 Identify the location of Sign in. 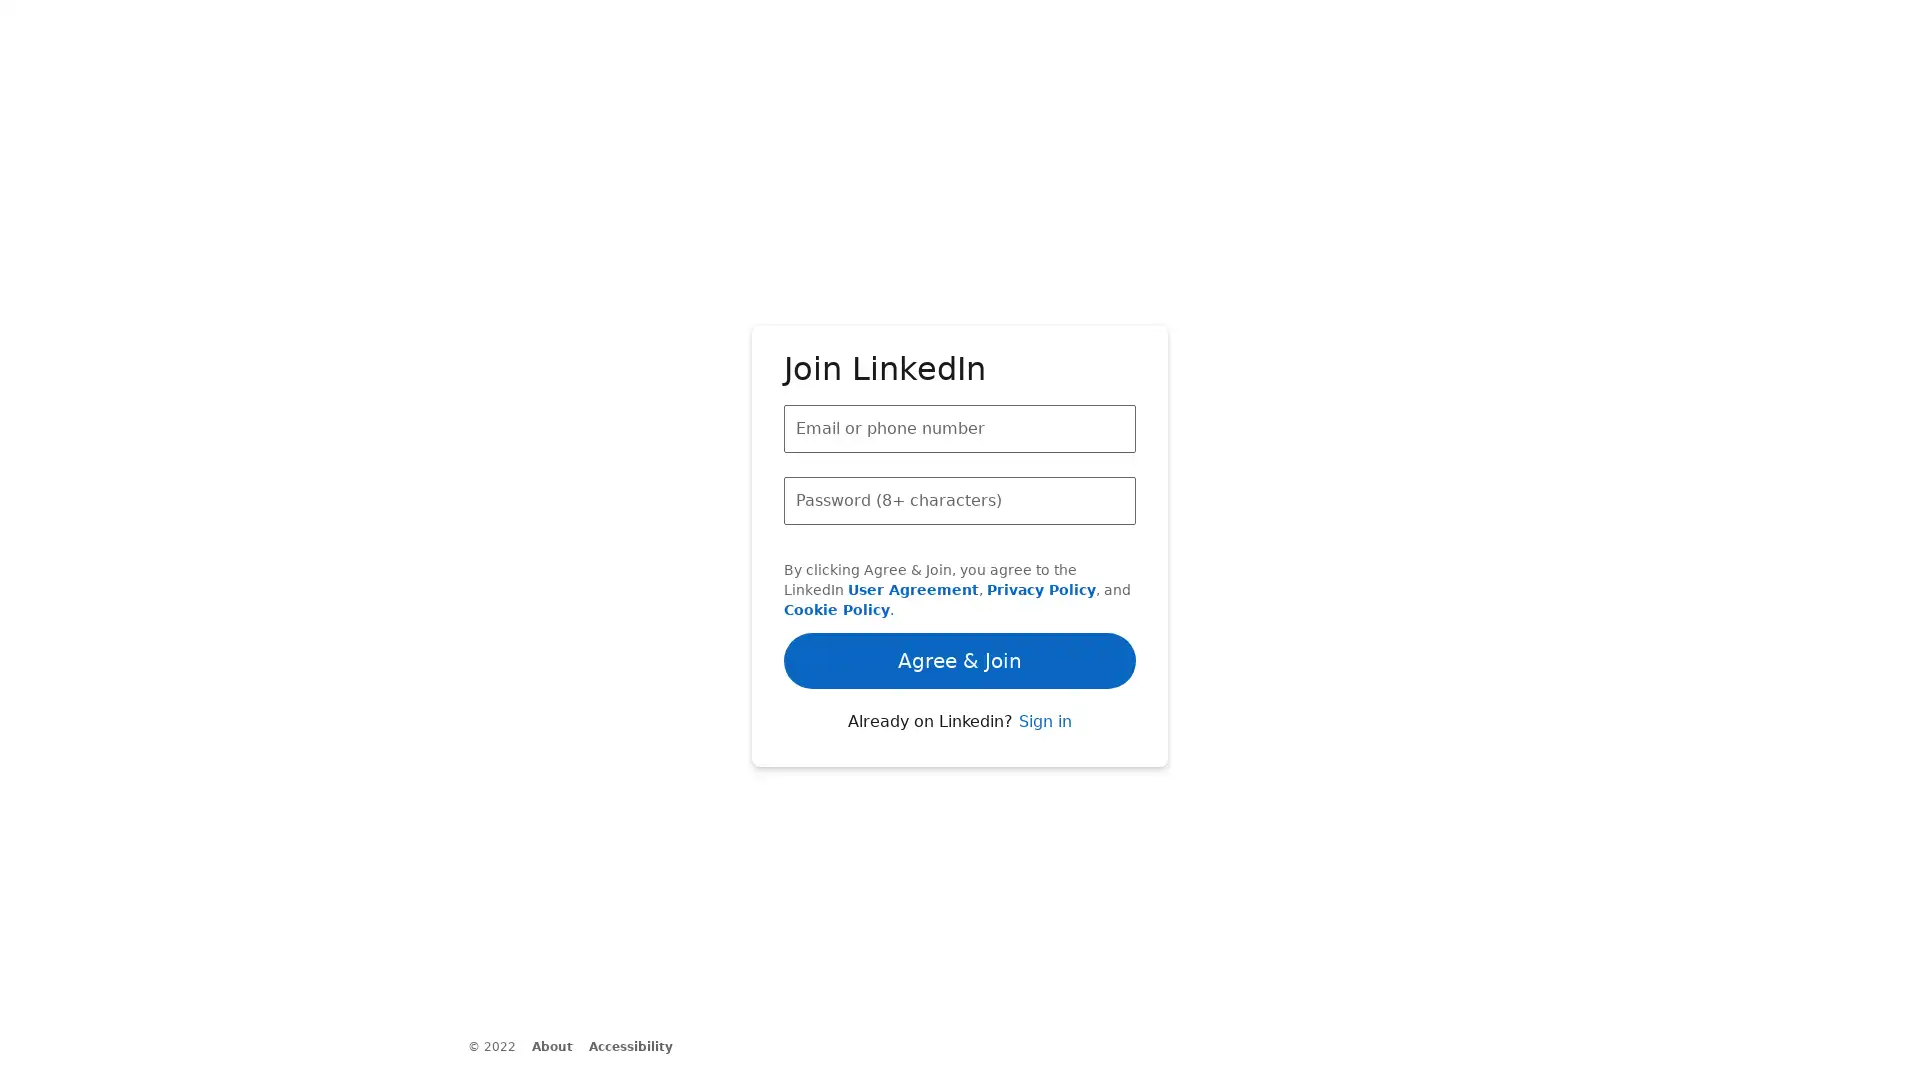
(1043, 766).